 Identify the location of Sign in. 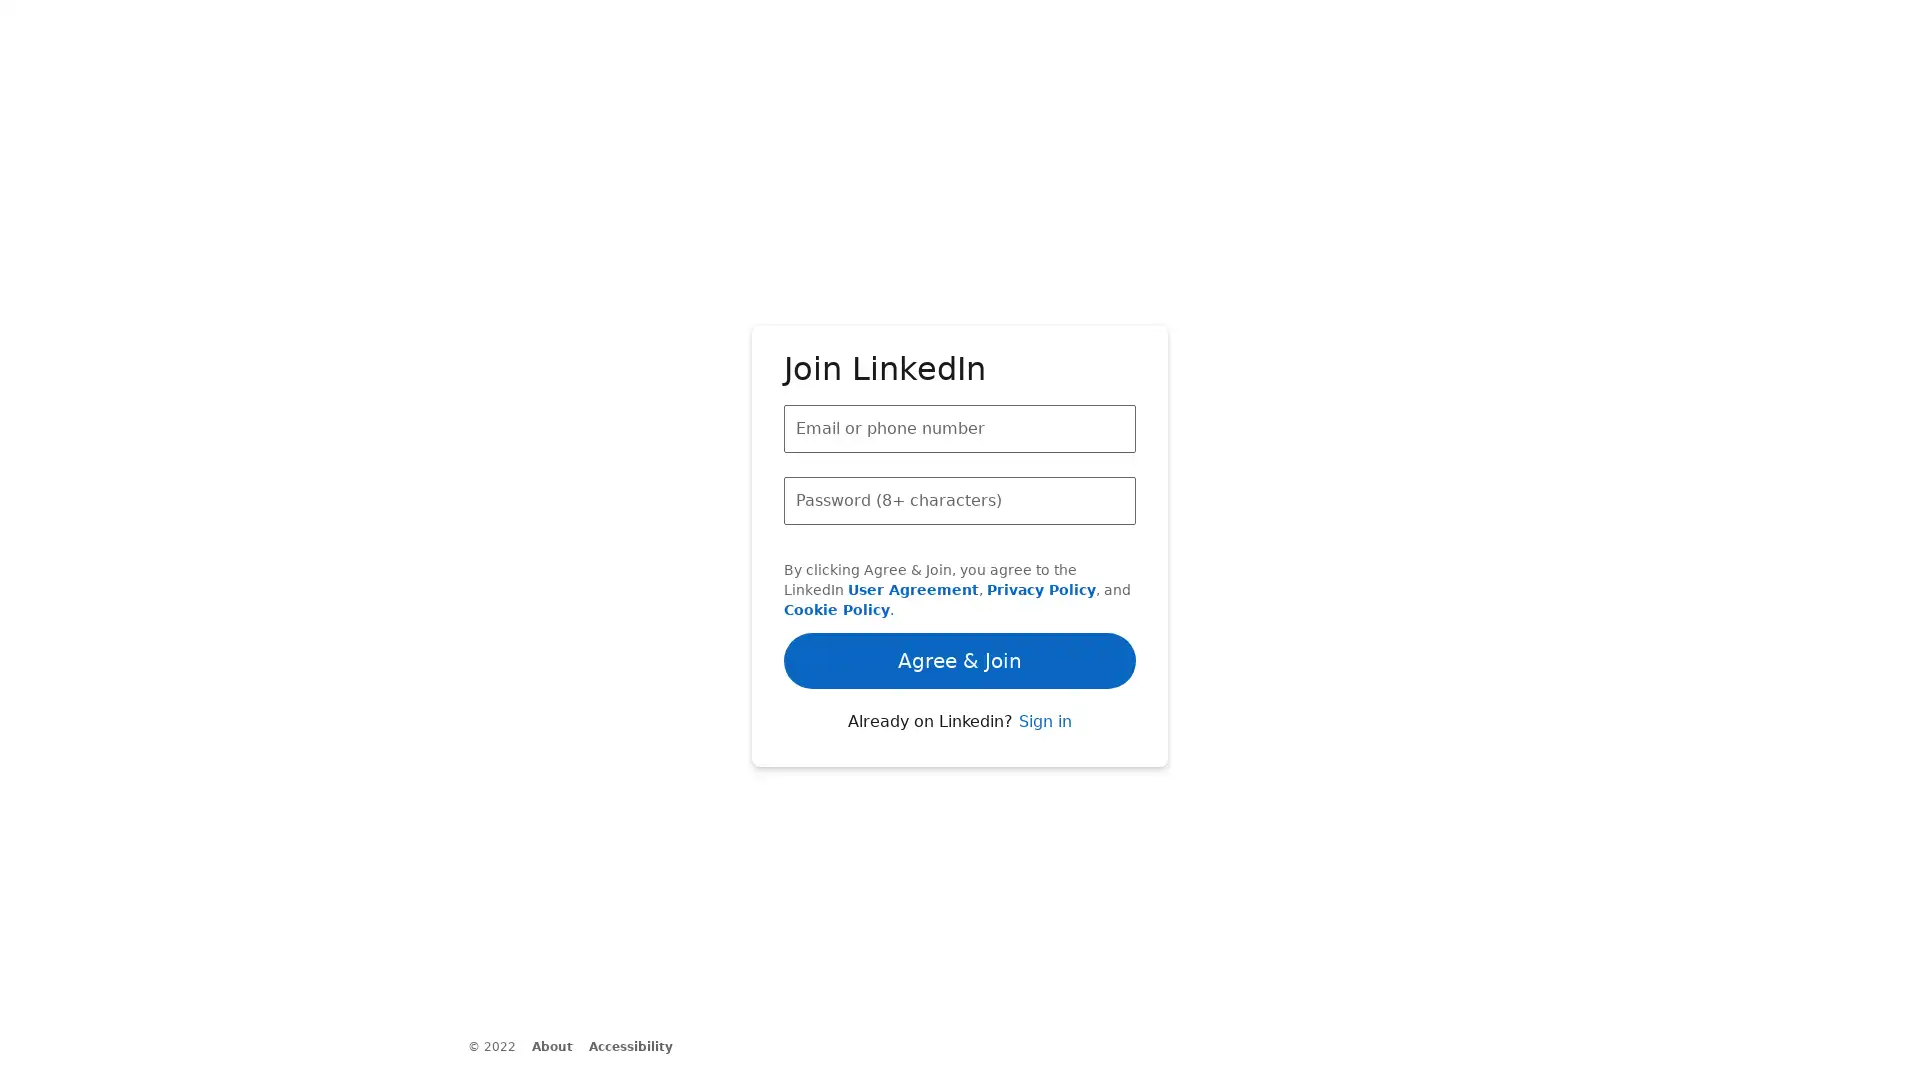
(1043, 766).